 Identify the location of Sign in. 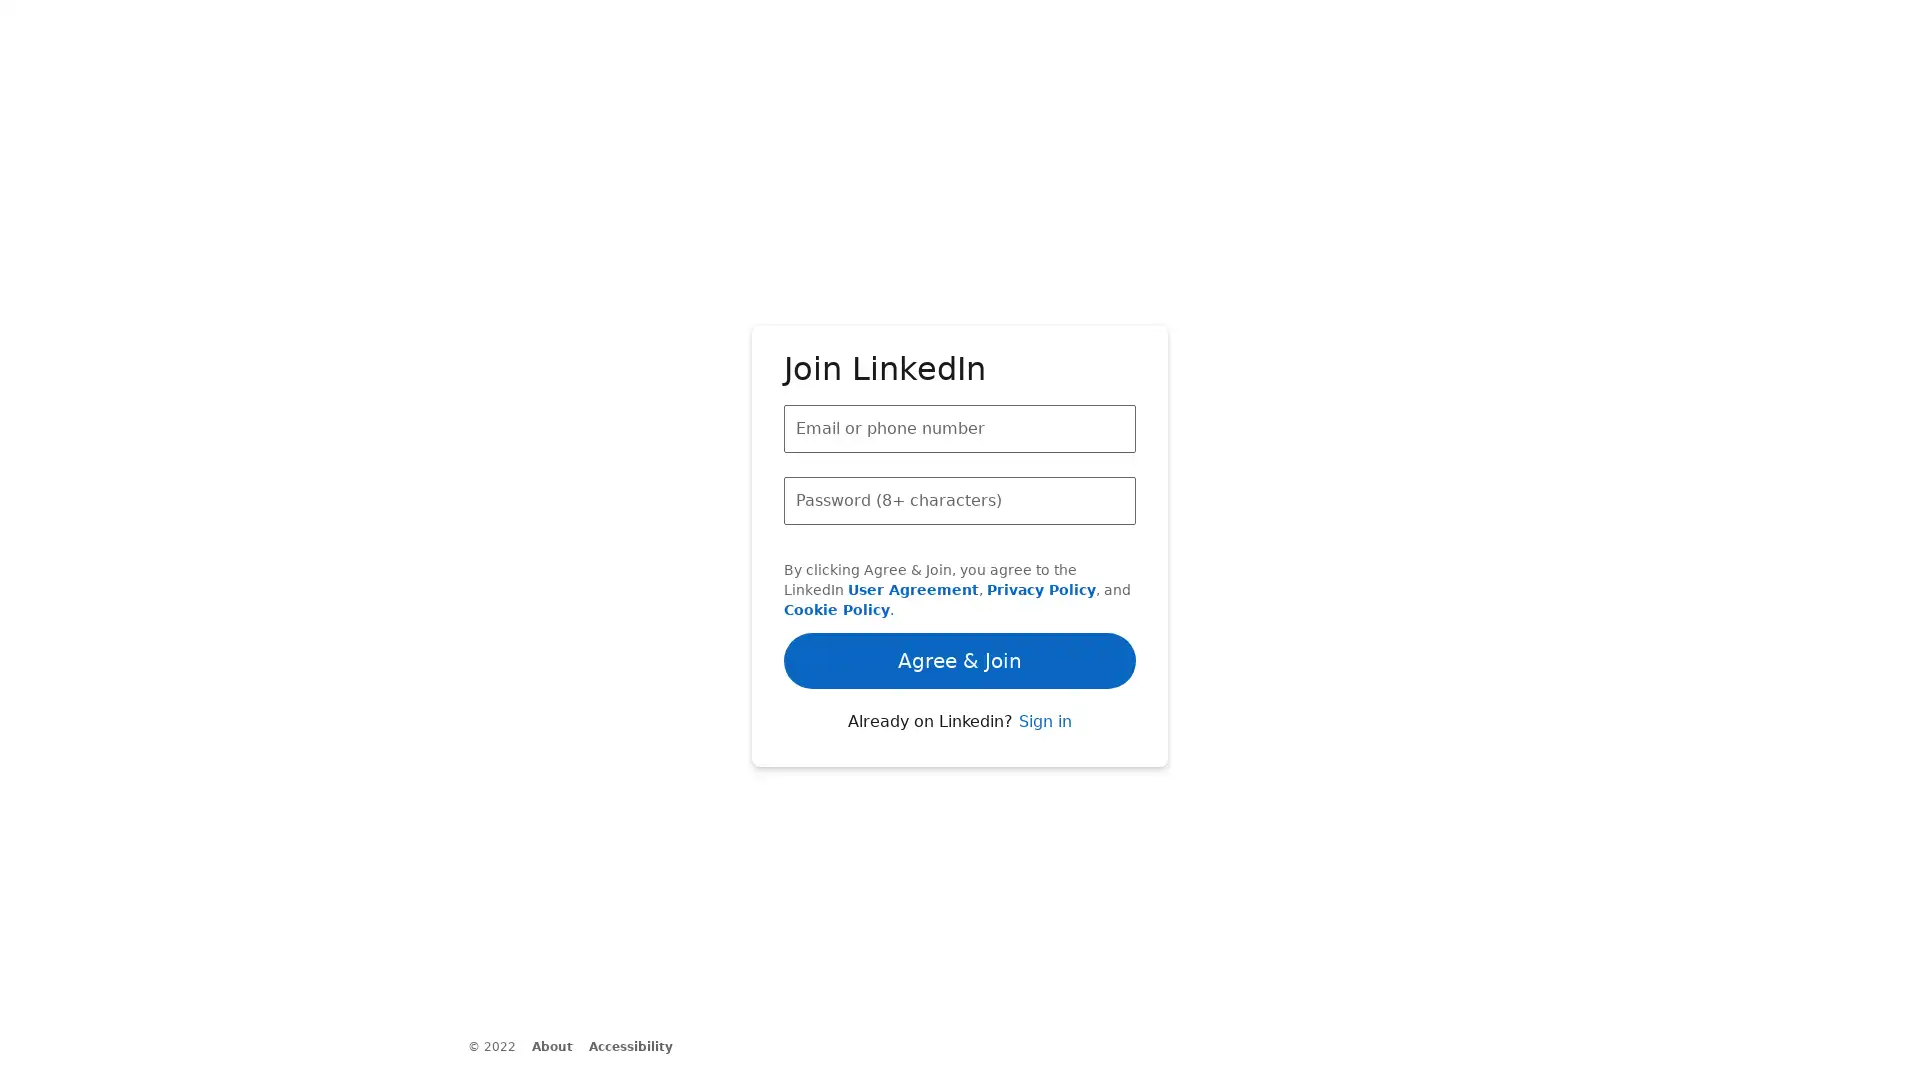
(1043, 766).